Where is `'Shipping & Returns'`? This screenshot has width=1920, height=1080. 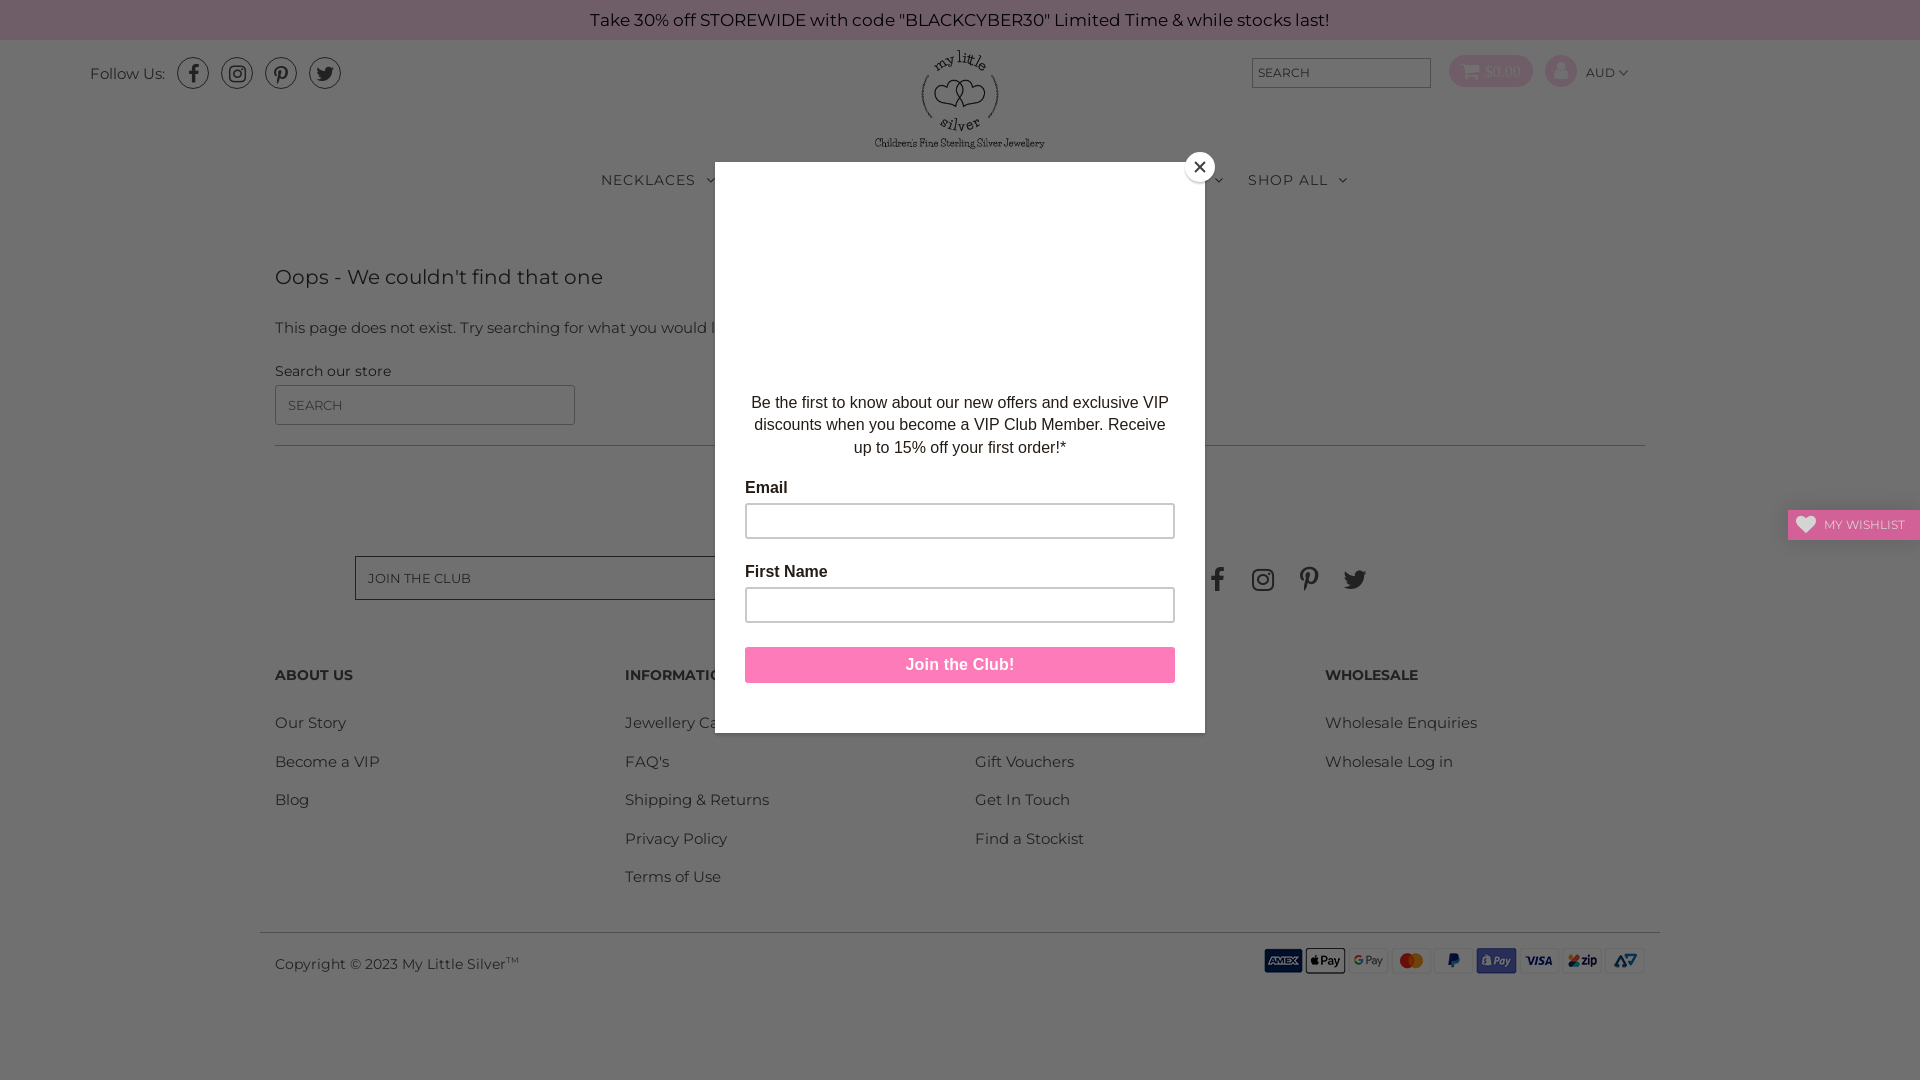 'Shipping & Returns' is located at coordinates (696, 798).